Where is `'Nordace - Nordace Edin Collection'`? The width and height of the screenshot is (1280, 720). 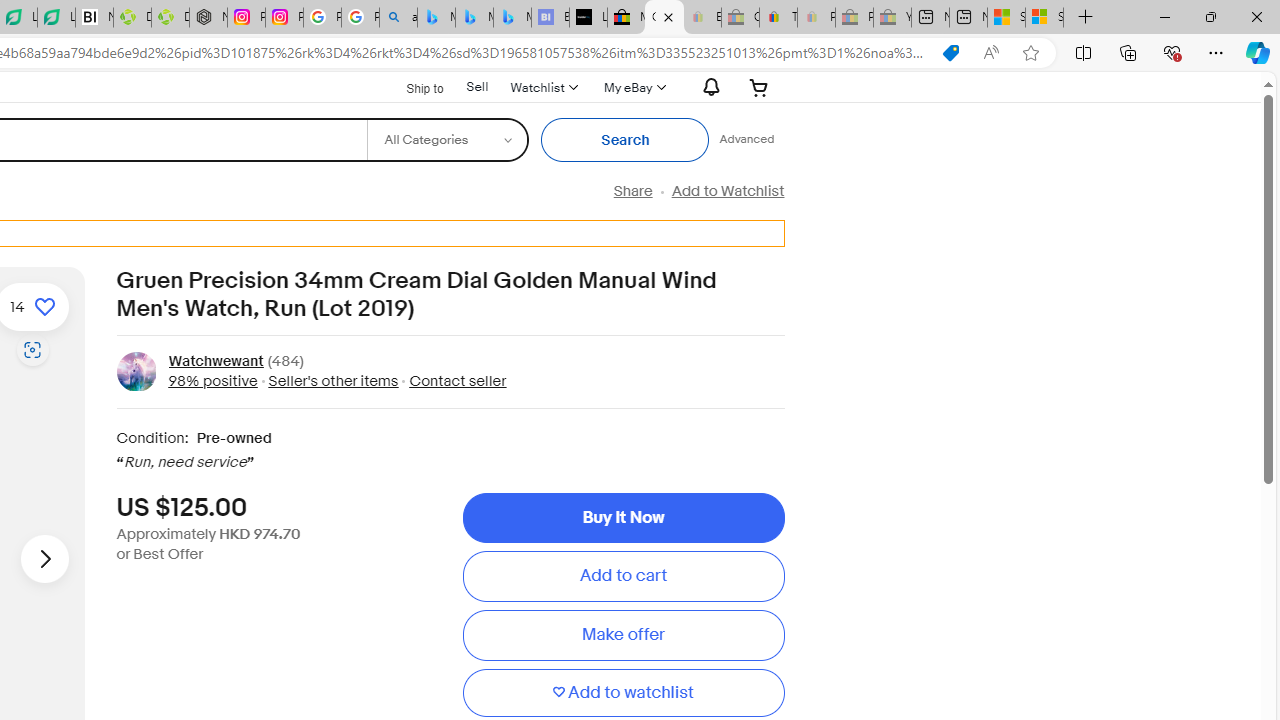 'Nordace - Nordace Edin Collection' is located at coordinates (208, 17).